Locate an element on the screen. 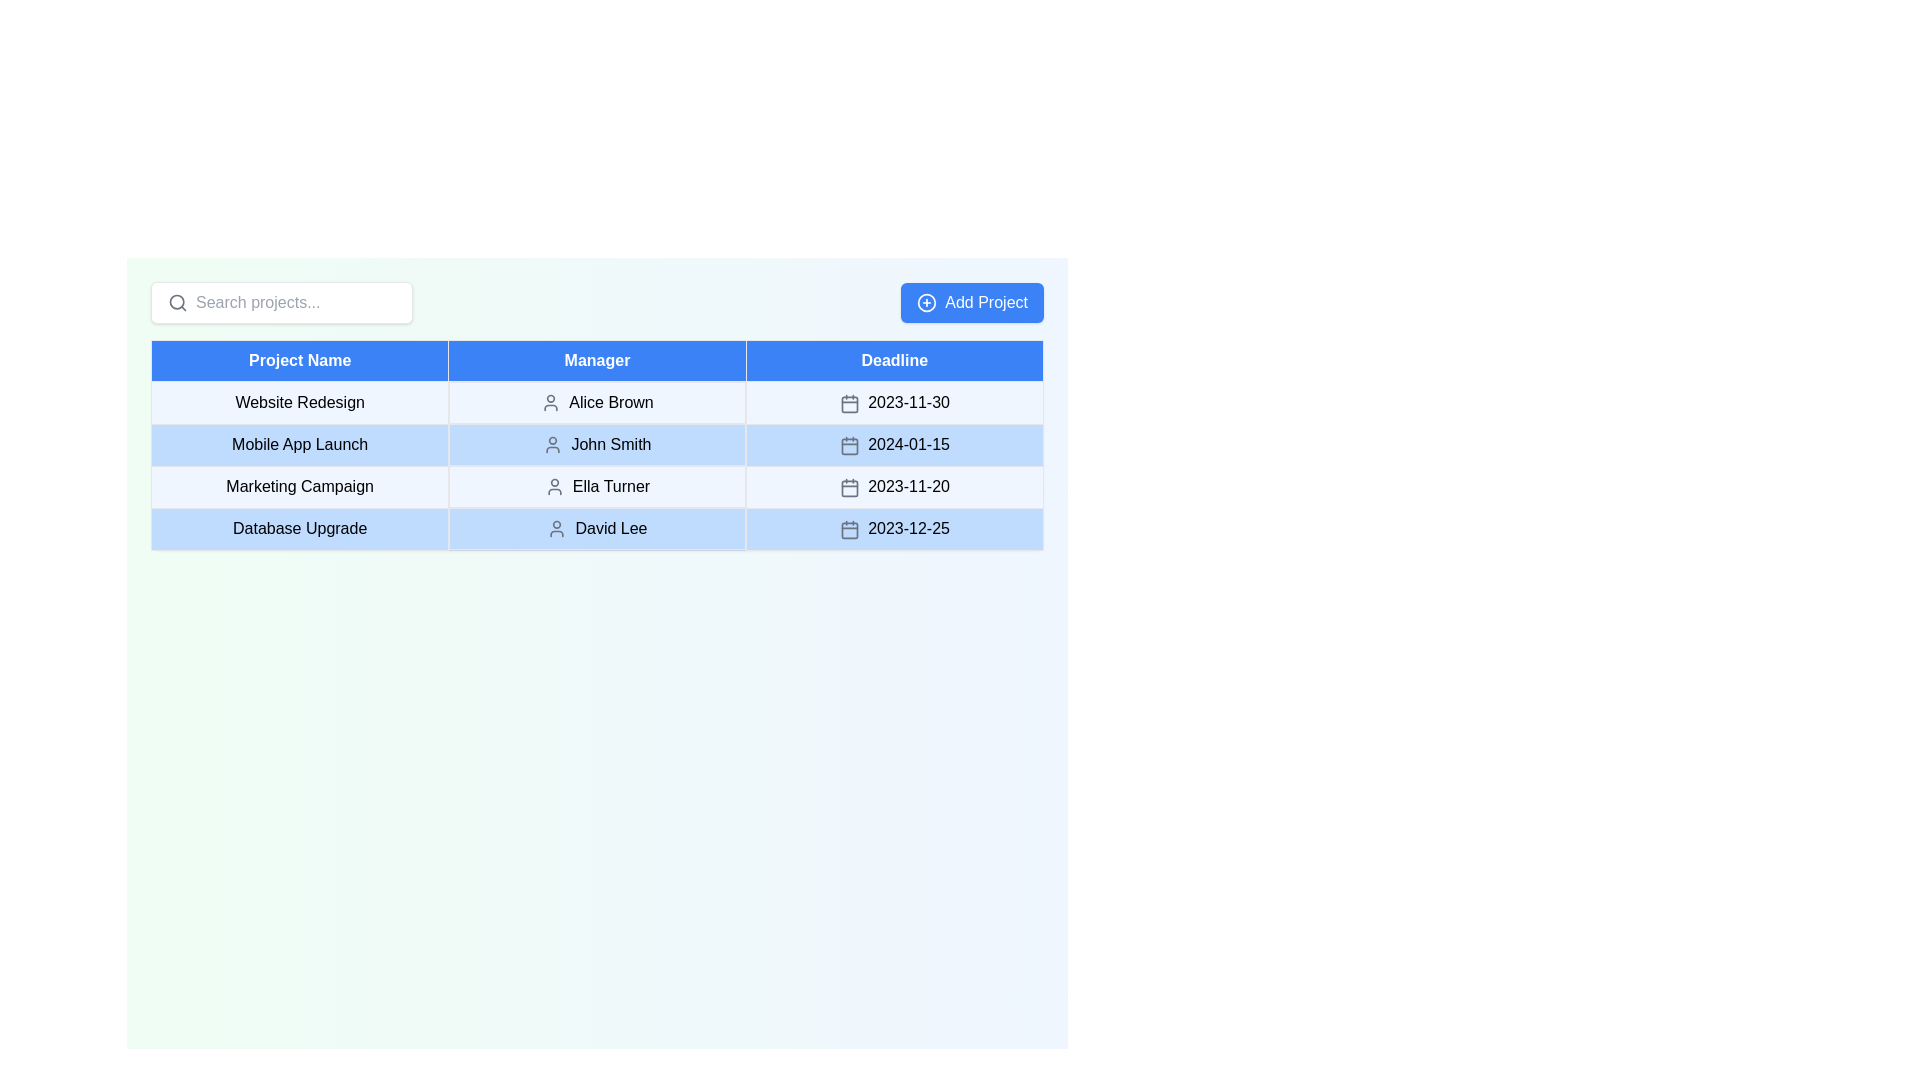 The width and height of the screenshot is (1920, 1080). the calendar icon in the 'Deadline' column of the last row of the table for the project 'Database Upgrade', which is positioned to the left of the text '2023-12-25' is located at coordinates (849, 529).